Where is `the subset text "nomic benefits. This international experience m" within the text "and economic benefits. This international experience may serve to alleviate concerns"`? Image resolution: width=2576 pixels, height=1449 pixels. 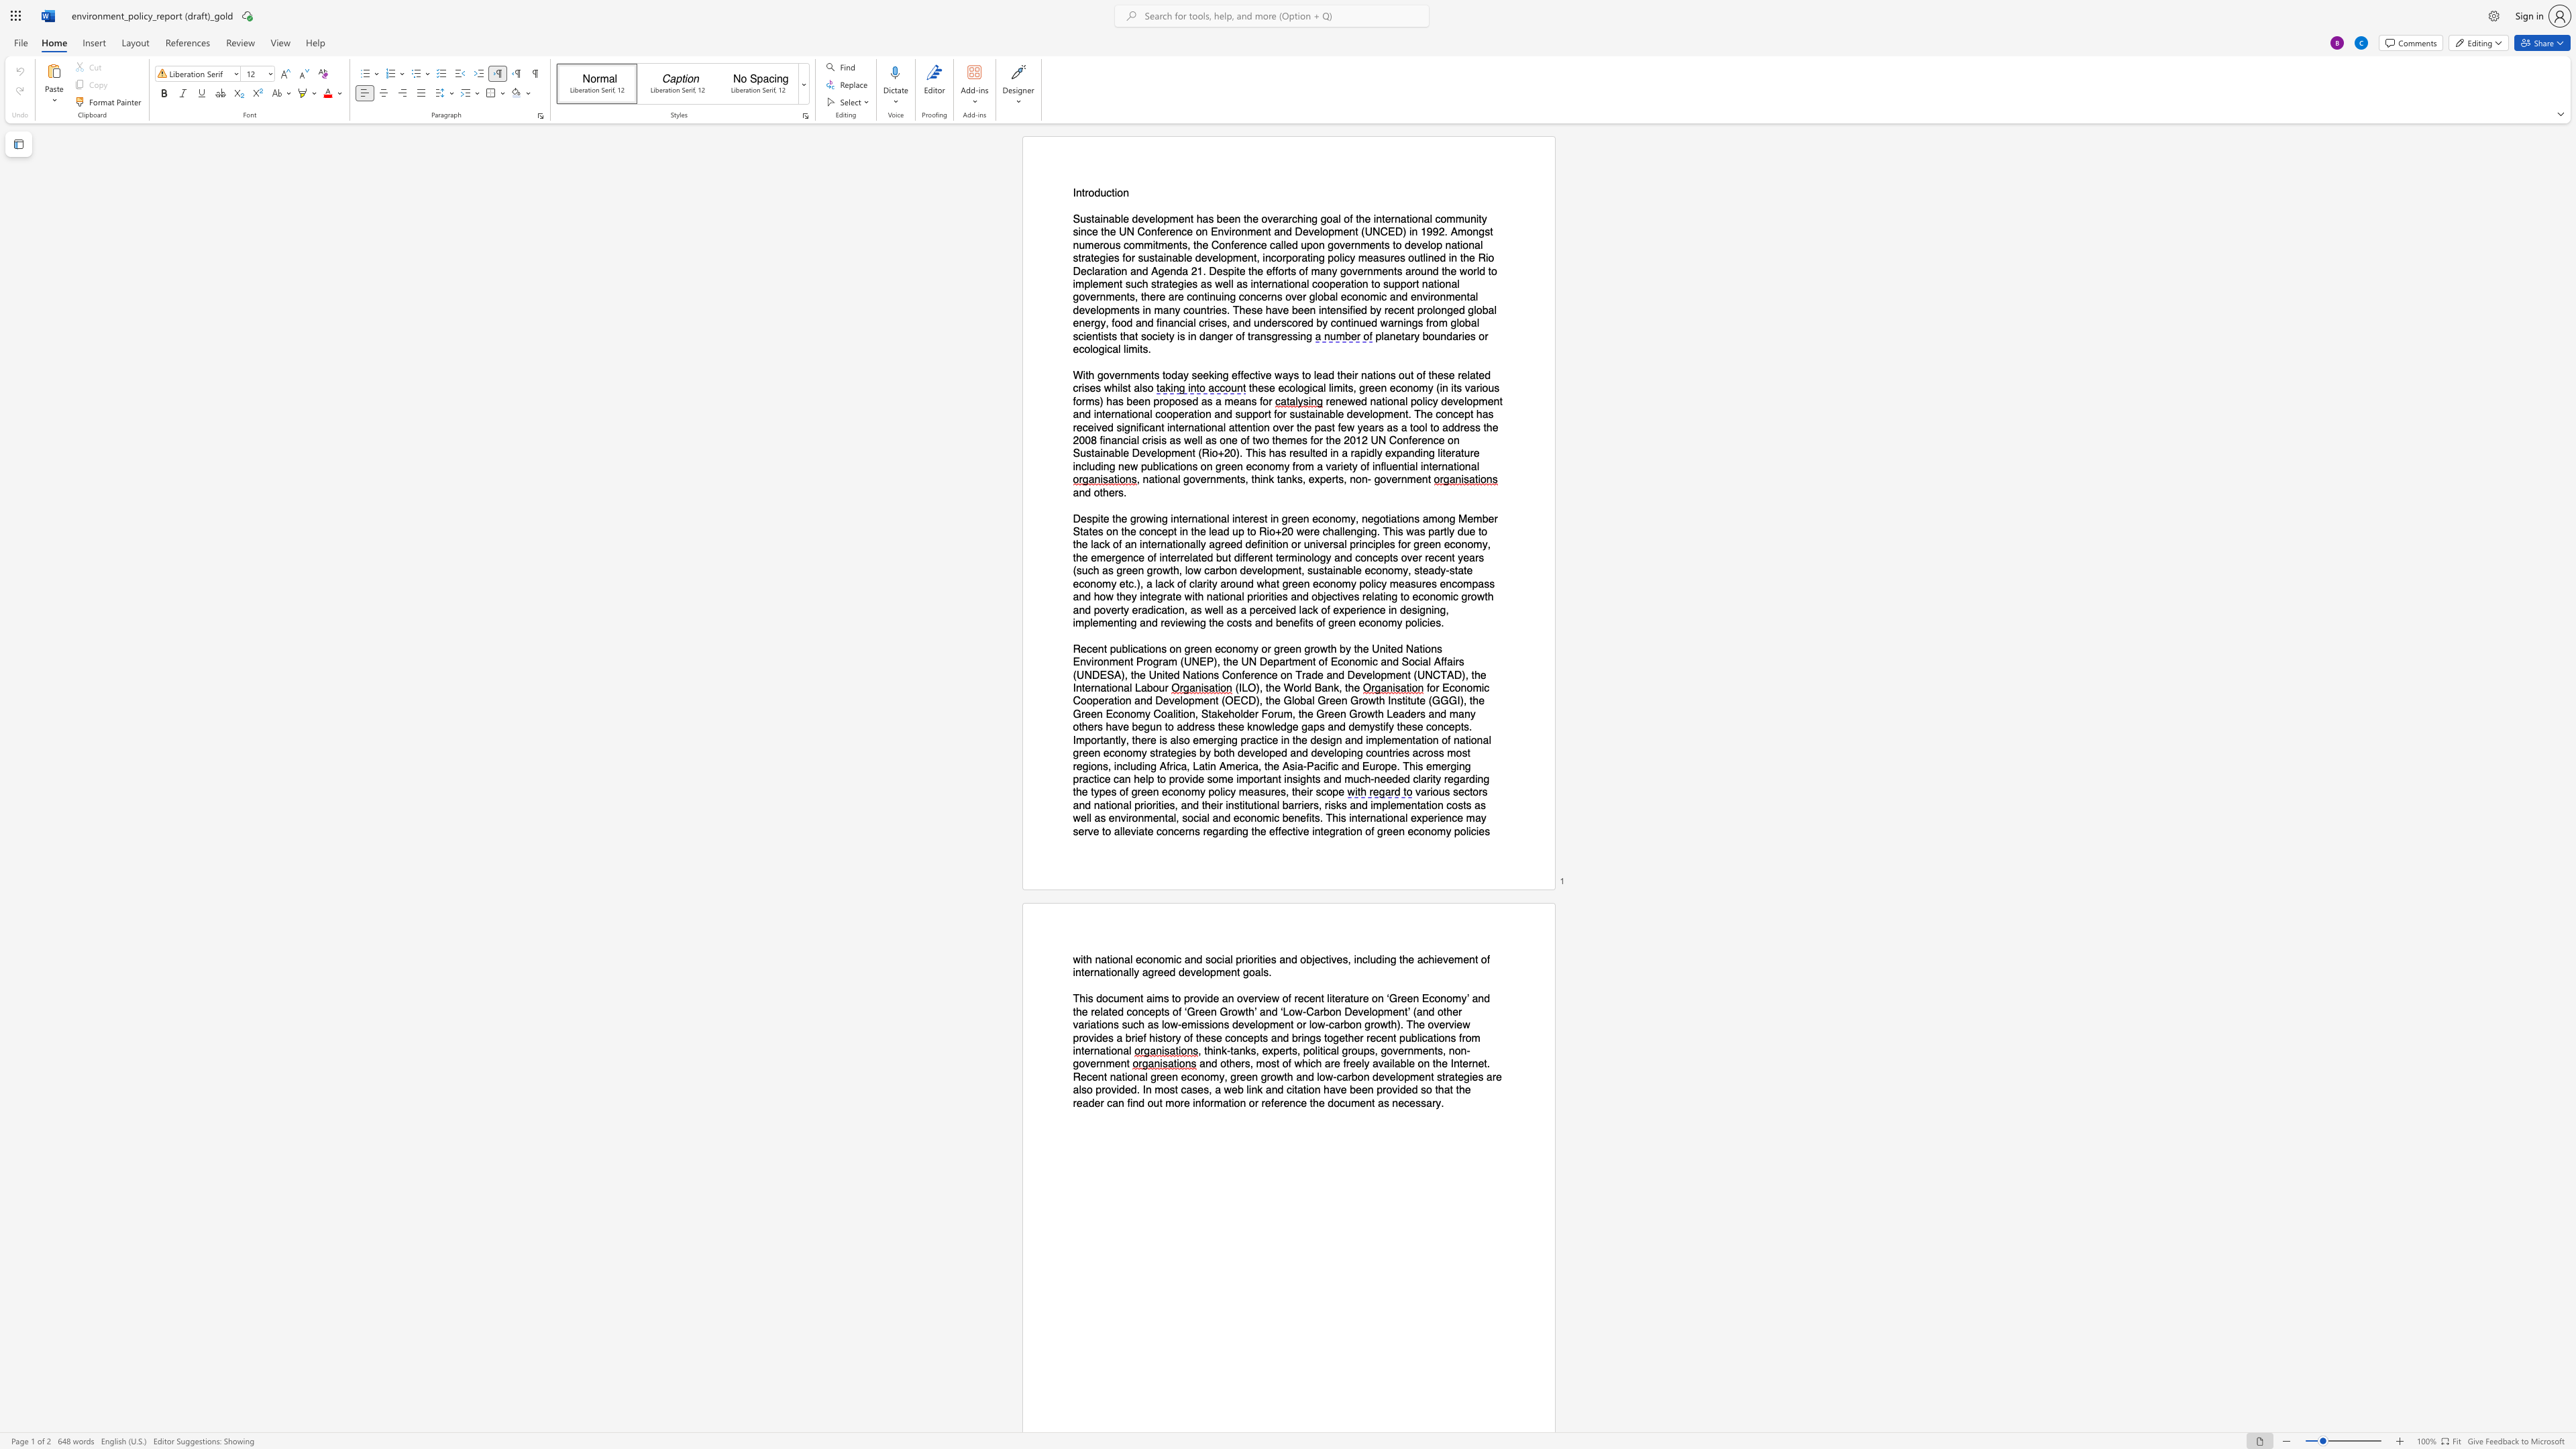 the subset text "nomic benefits. This international experience m" within the text "and economic benefits. This international experience may serve to alleviate concerns" is located at coordinates (1249, 817).